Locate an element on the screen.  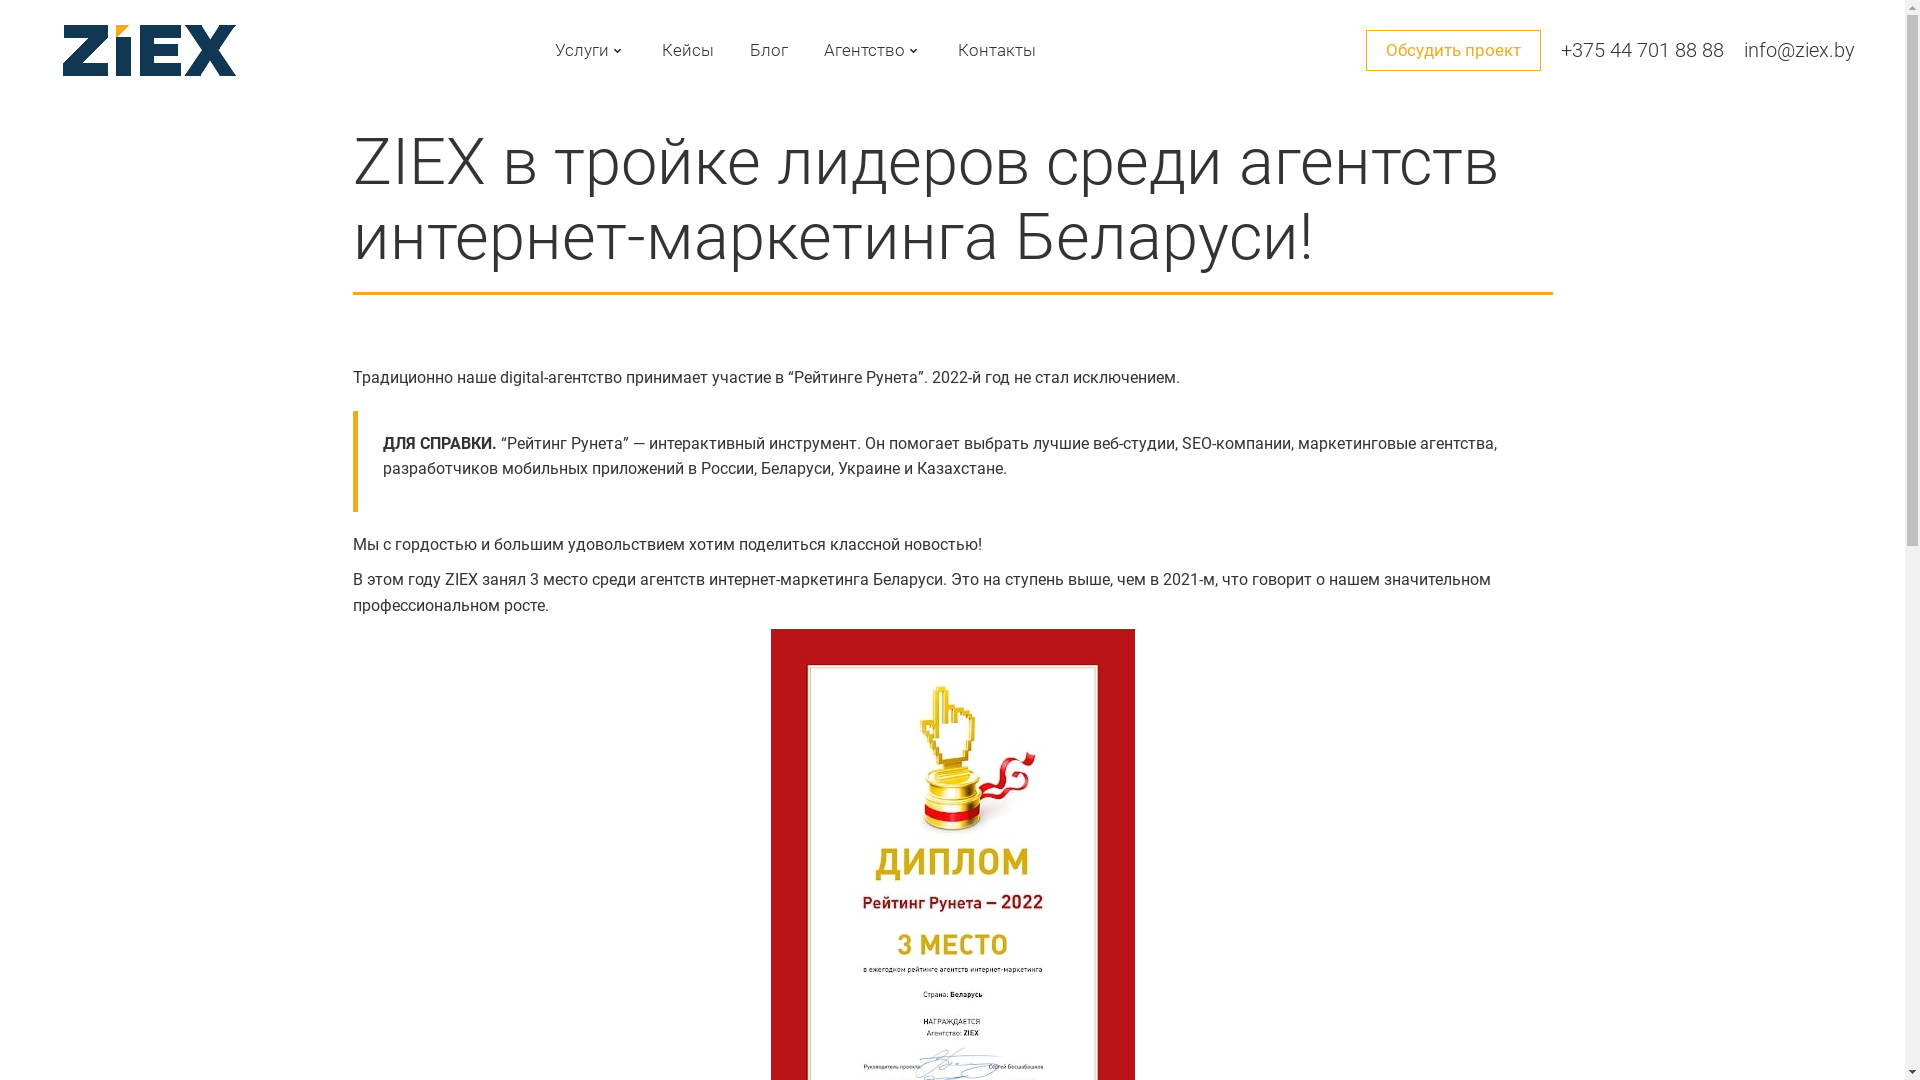
'+375 44 701 88 88' is located at coordinates (1642, 49).